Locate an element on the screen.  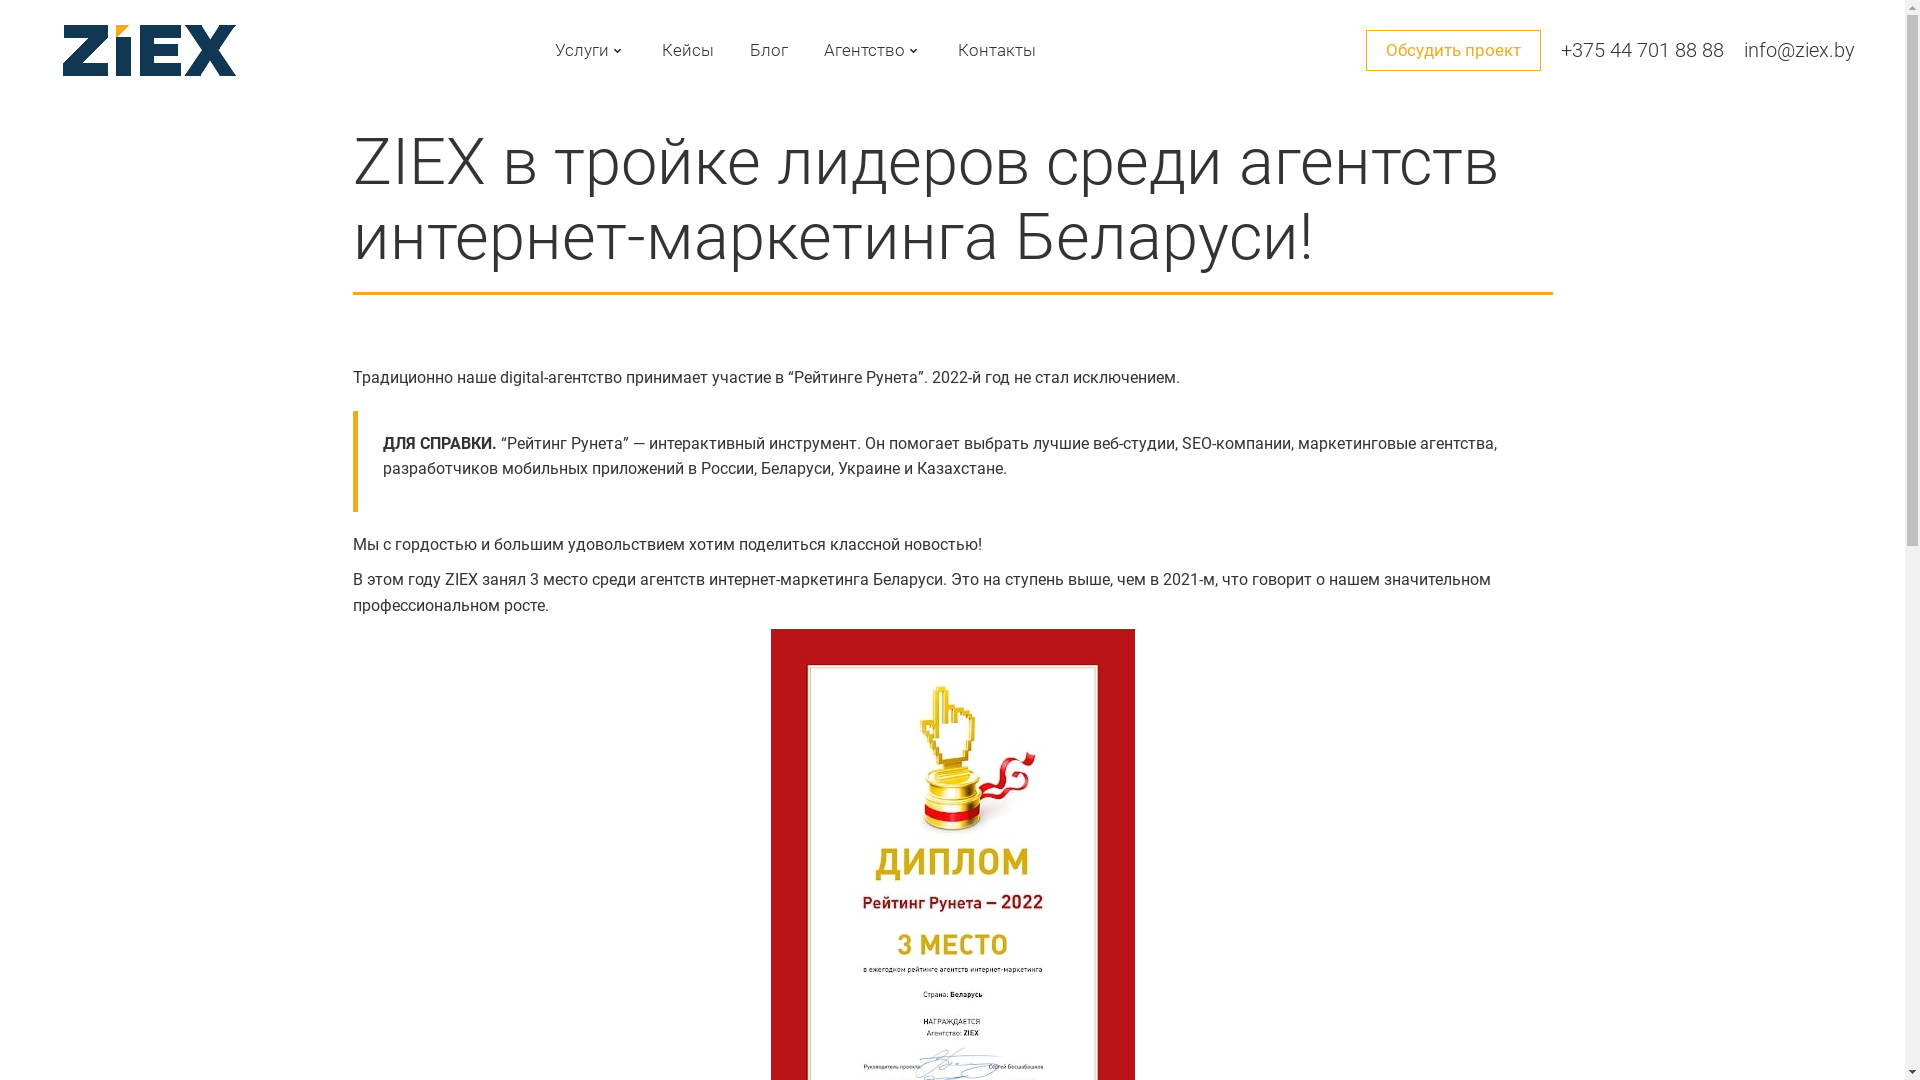
'+375 44 701 88 88' is located at coordinates (1642, 49).